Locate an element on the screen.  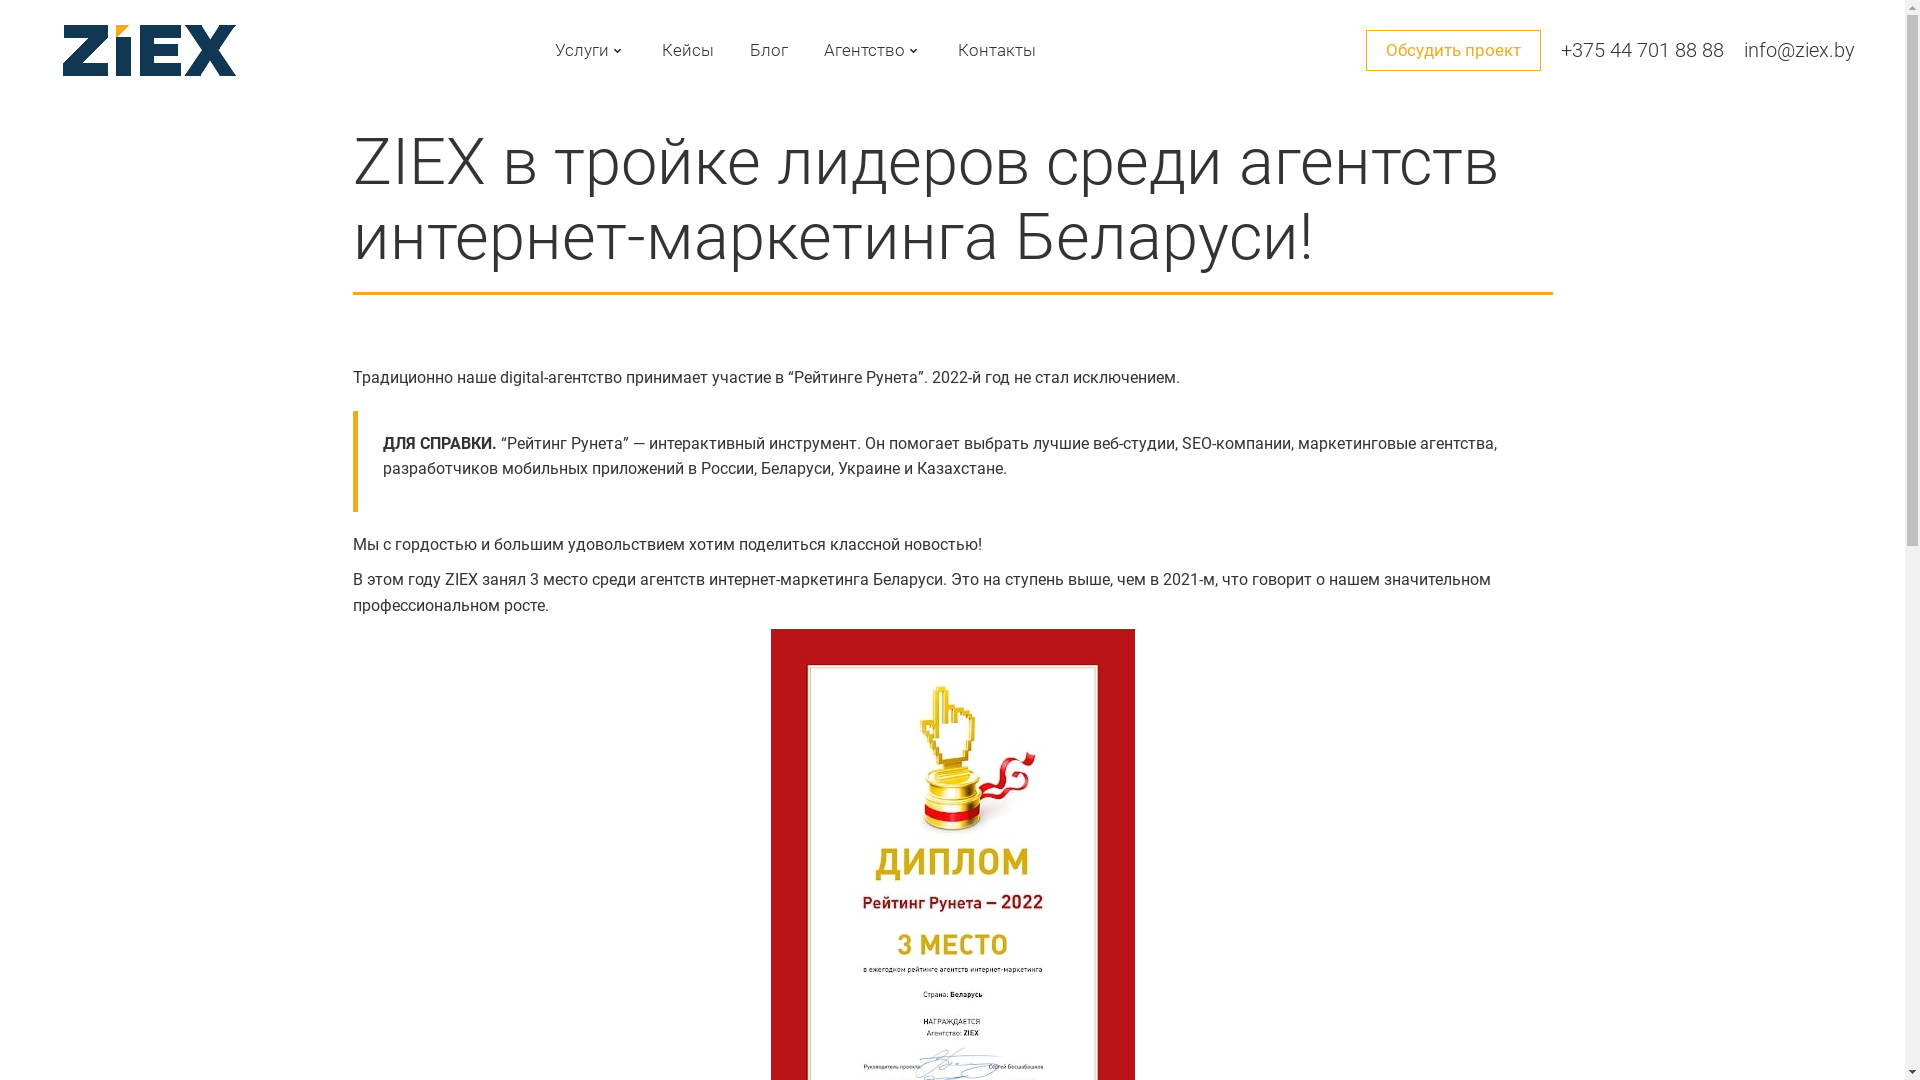
'+375 44 701 88 88' is located at coordinates (1642, 49).